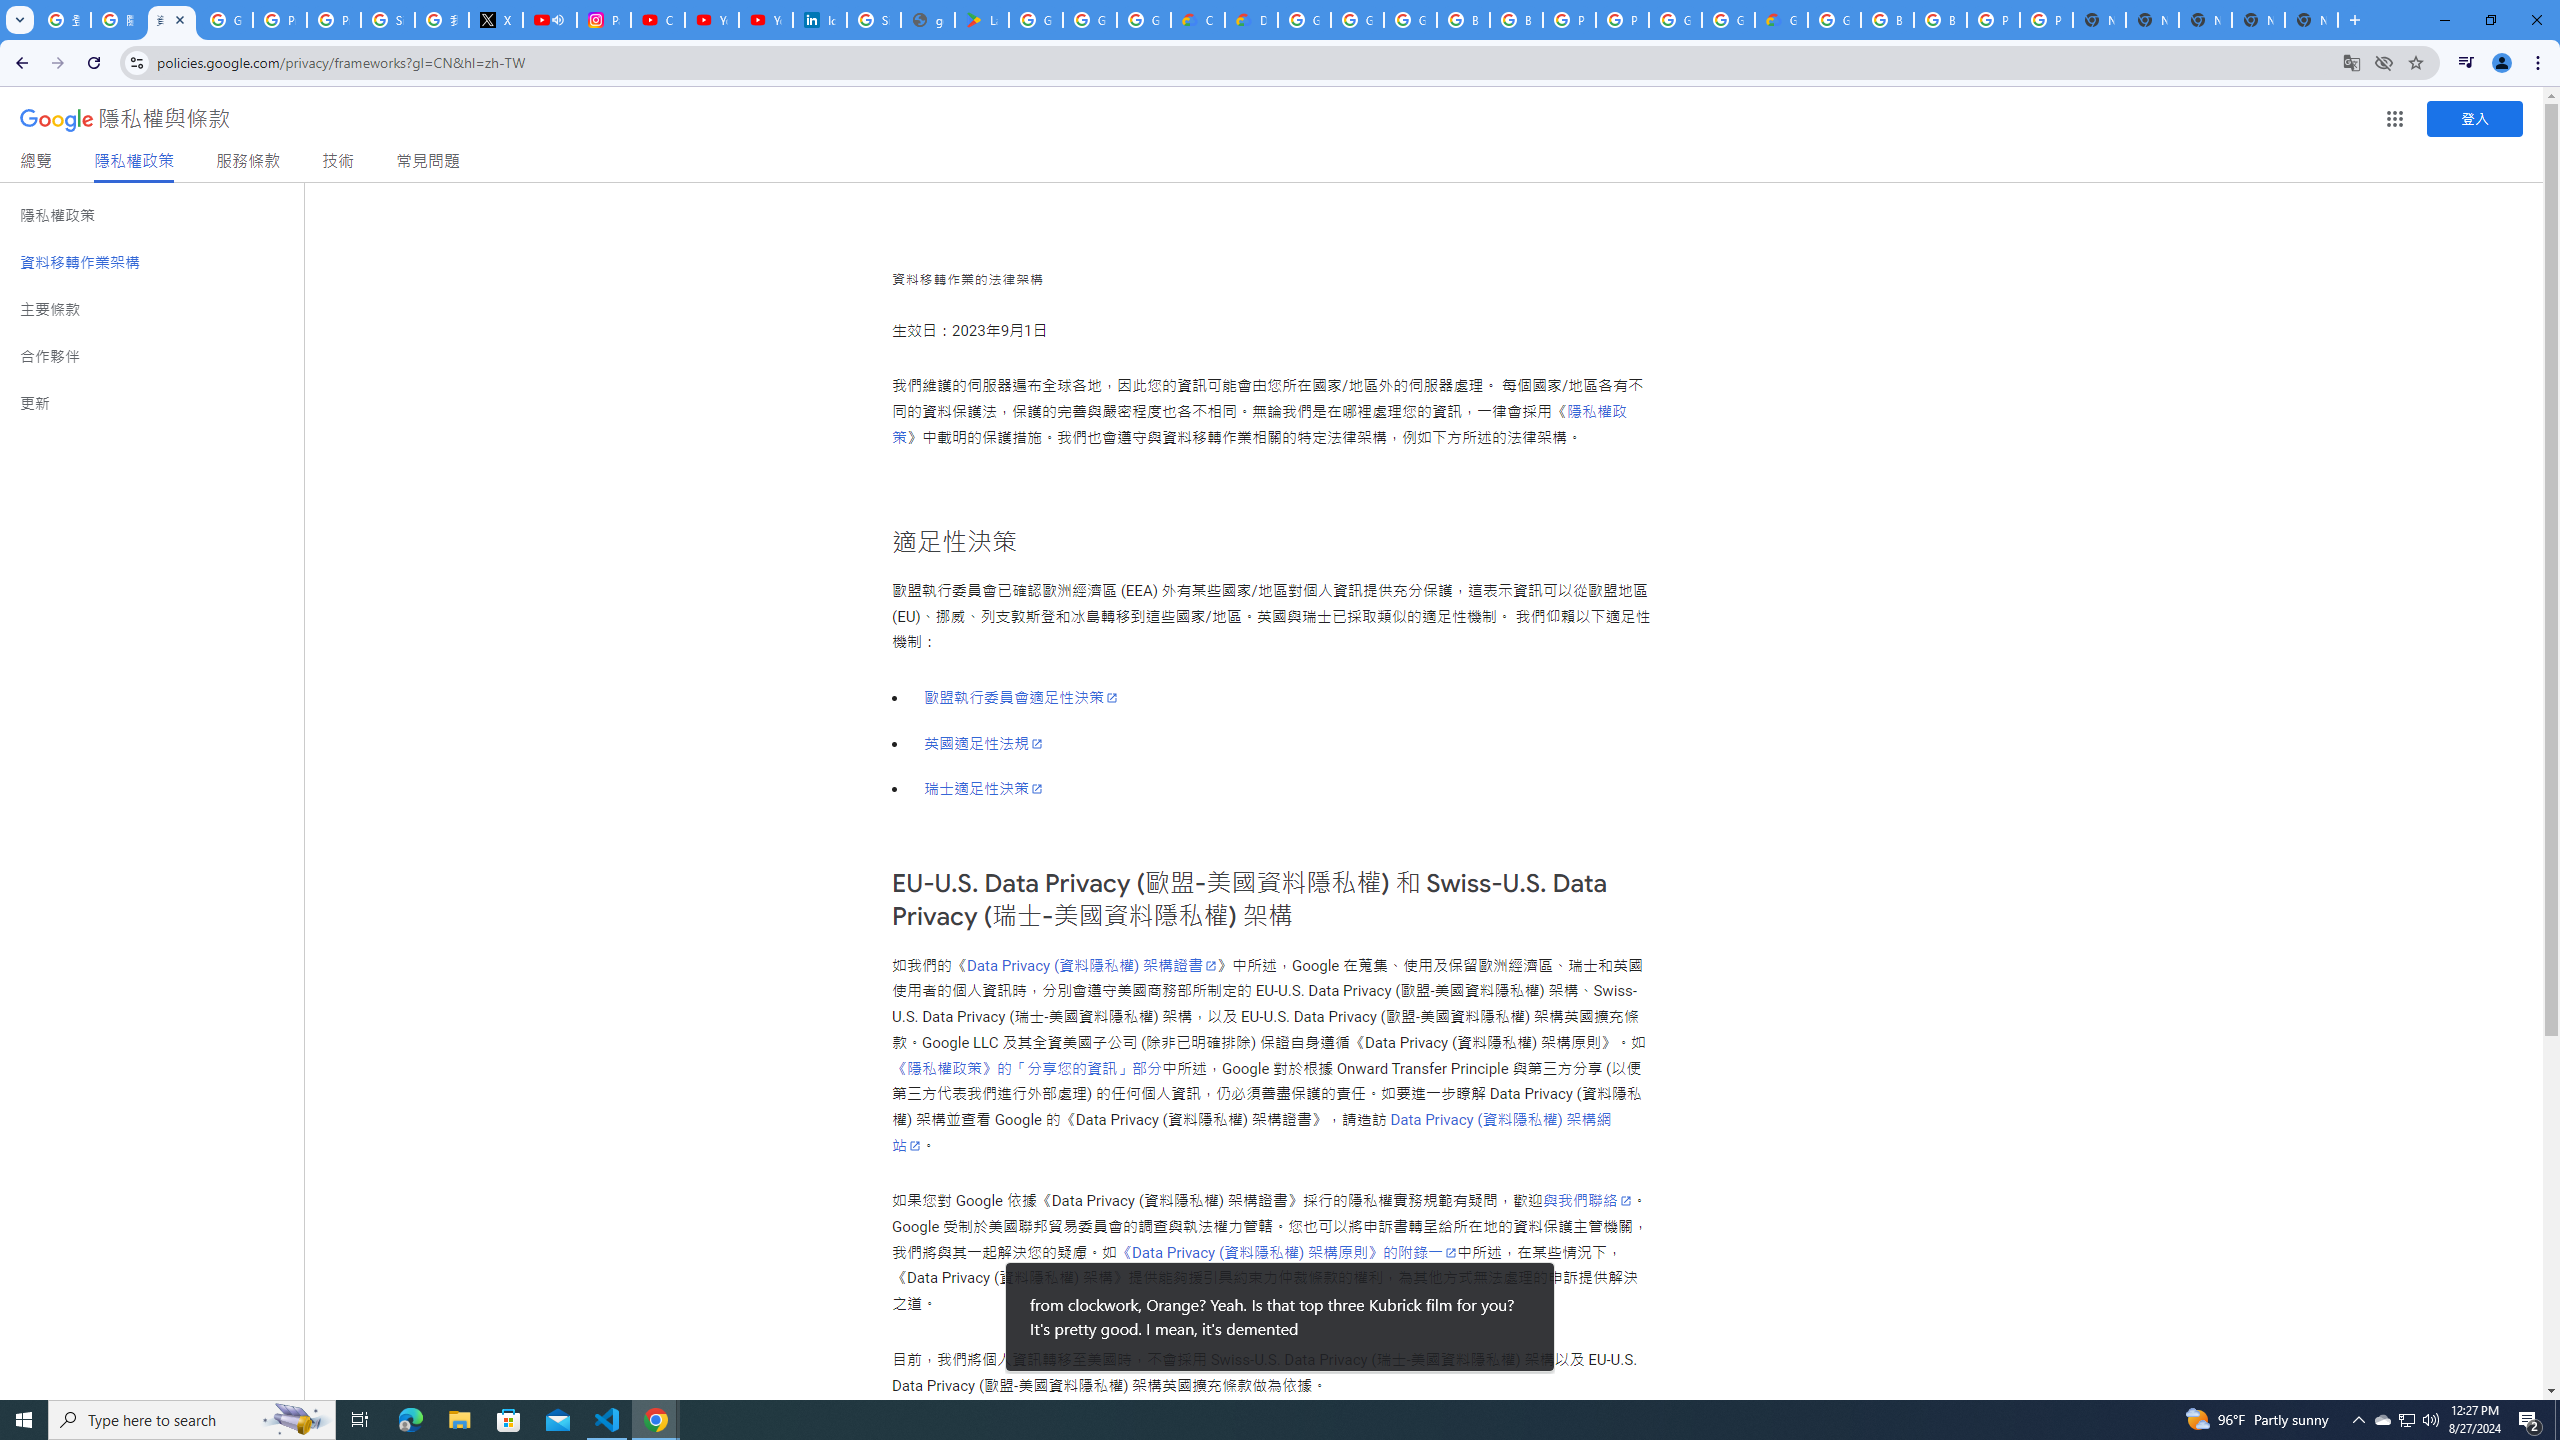  What do you see at coordinates (2311, 19) in the screenshot?
I see `'New Tab'` at bounding box center [2311, 19].